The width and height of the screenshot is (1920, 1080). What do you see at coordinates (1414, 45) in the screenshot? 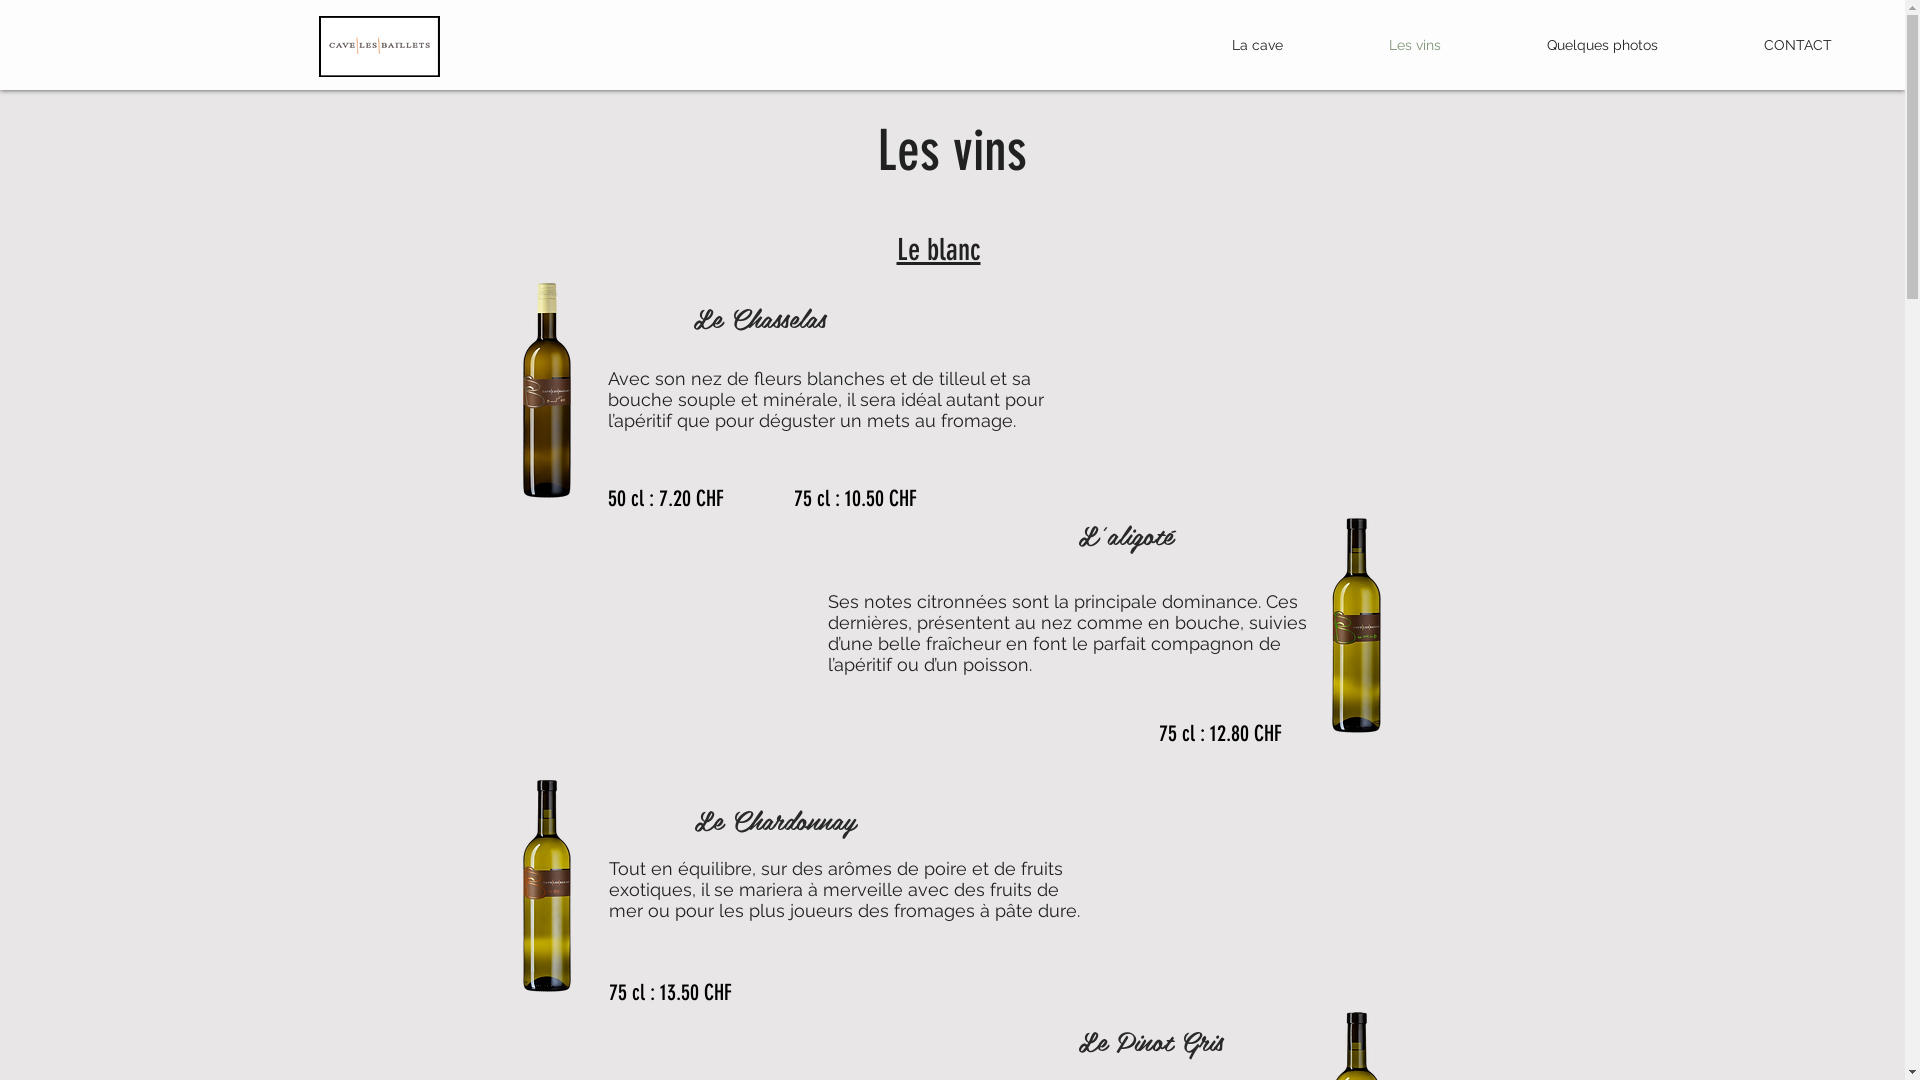
I see `'Les vins'` at bounding box center [1414, 45].